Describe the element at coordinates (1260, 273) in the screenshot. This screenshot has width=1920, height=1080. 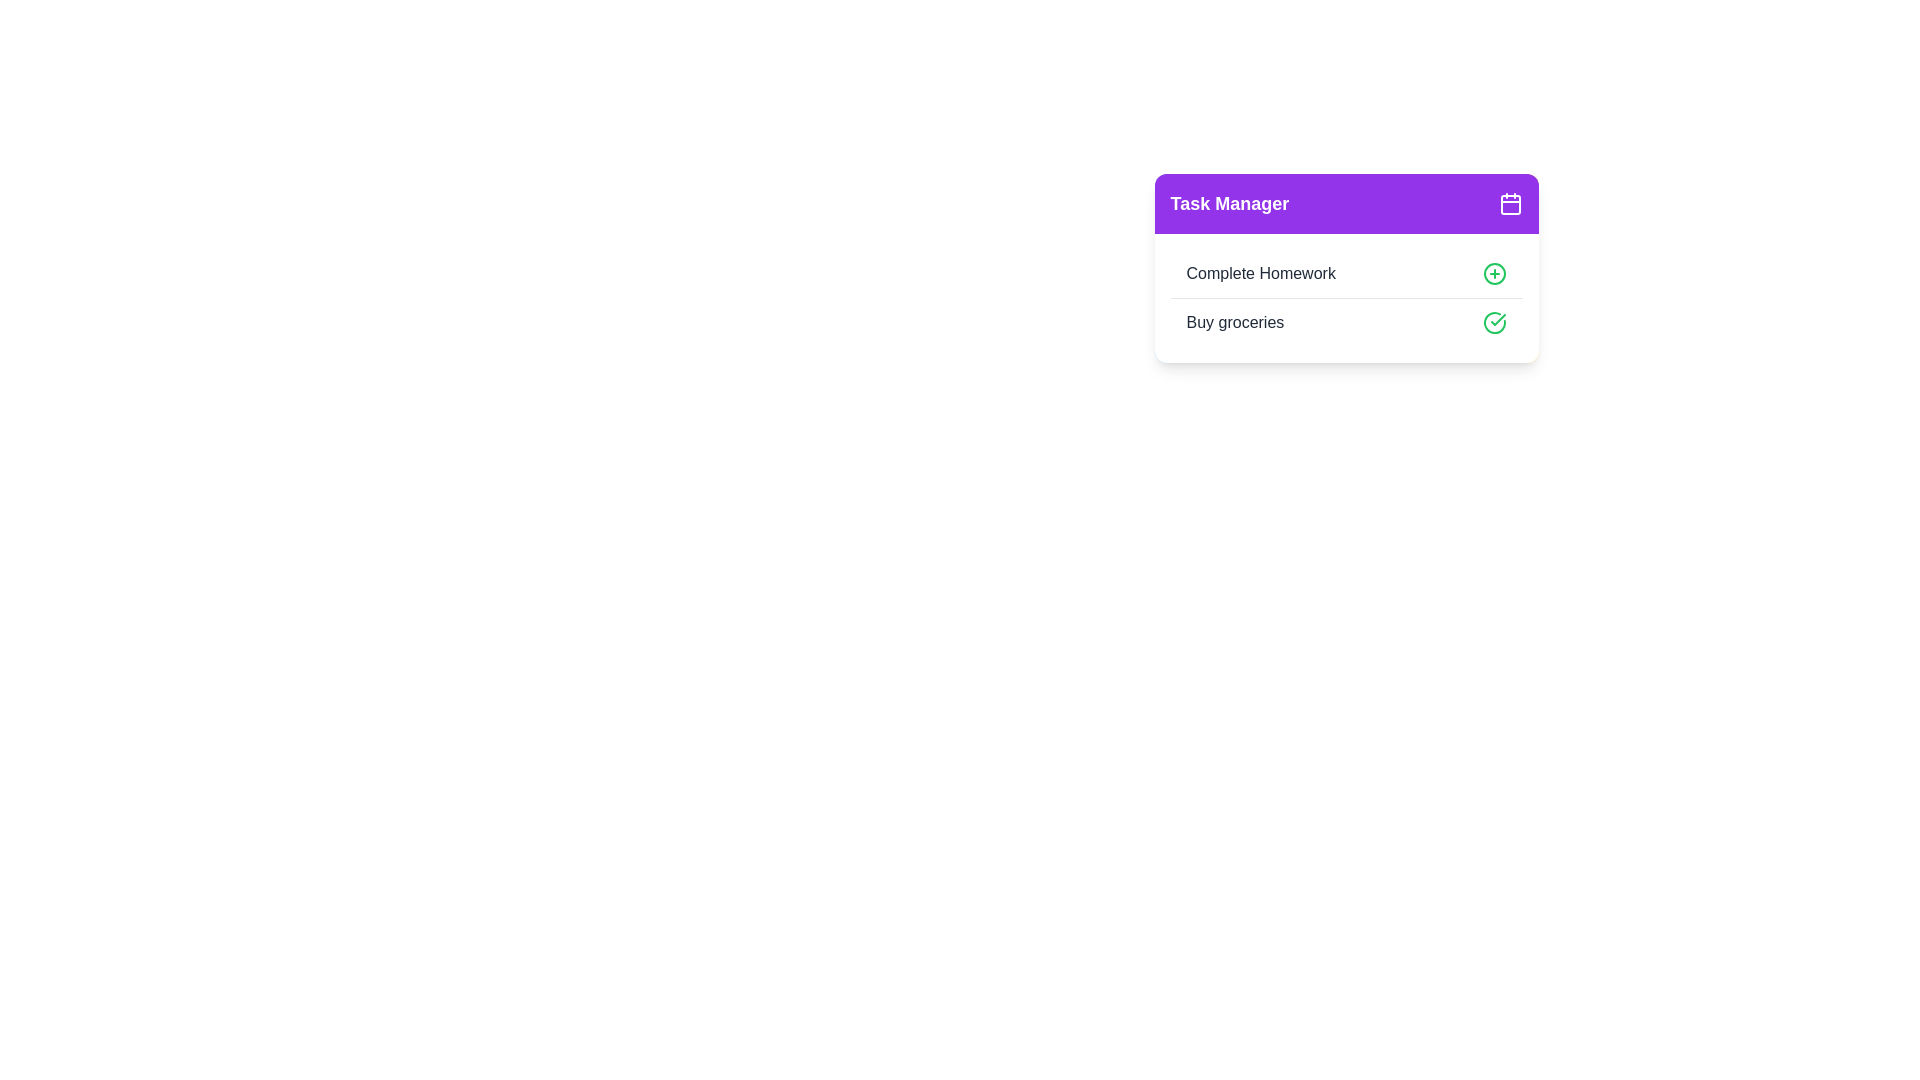
I see `text from the label displaying 'Complete Homework' in the Task Manager's task list` at that location.